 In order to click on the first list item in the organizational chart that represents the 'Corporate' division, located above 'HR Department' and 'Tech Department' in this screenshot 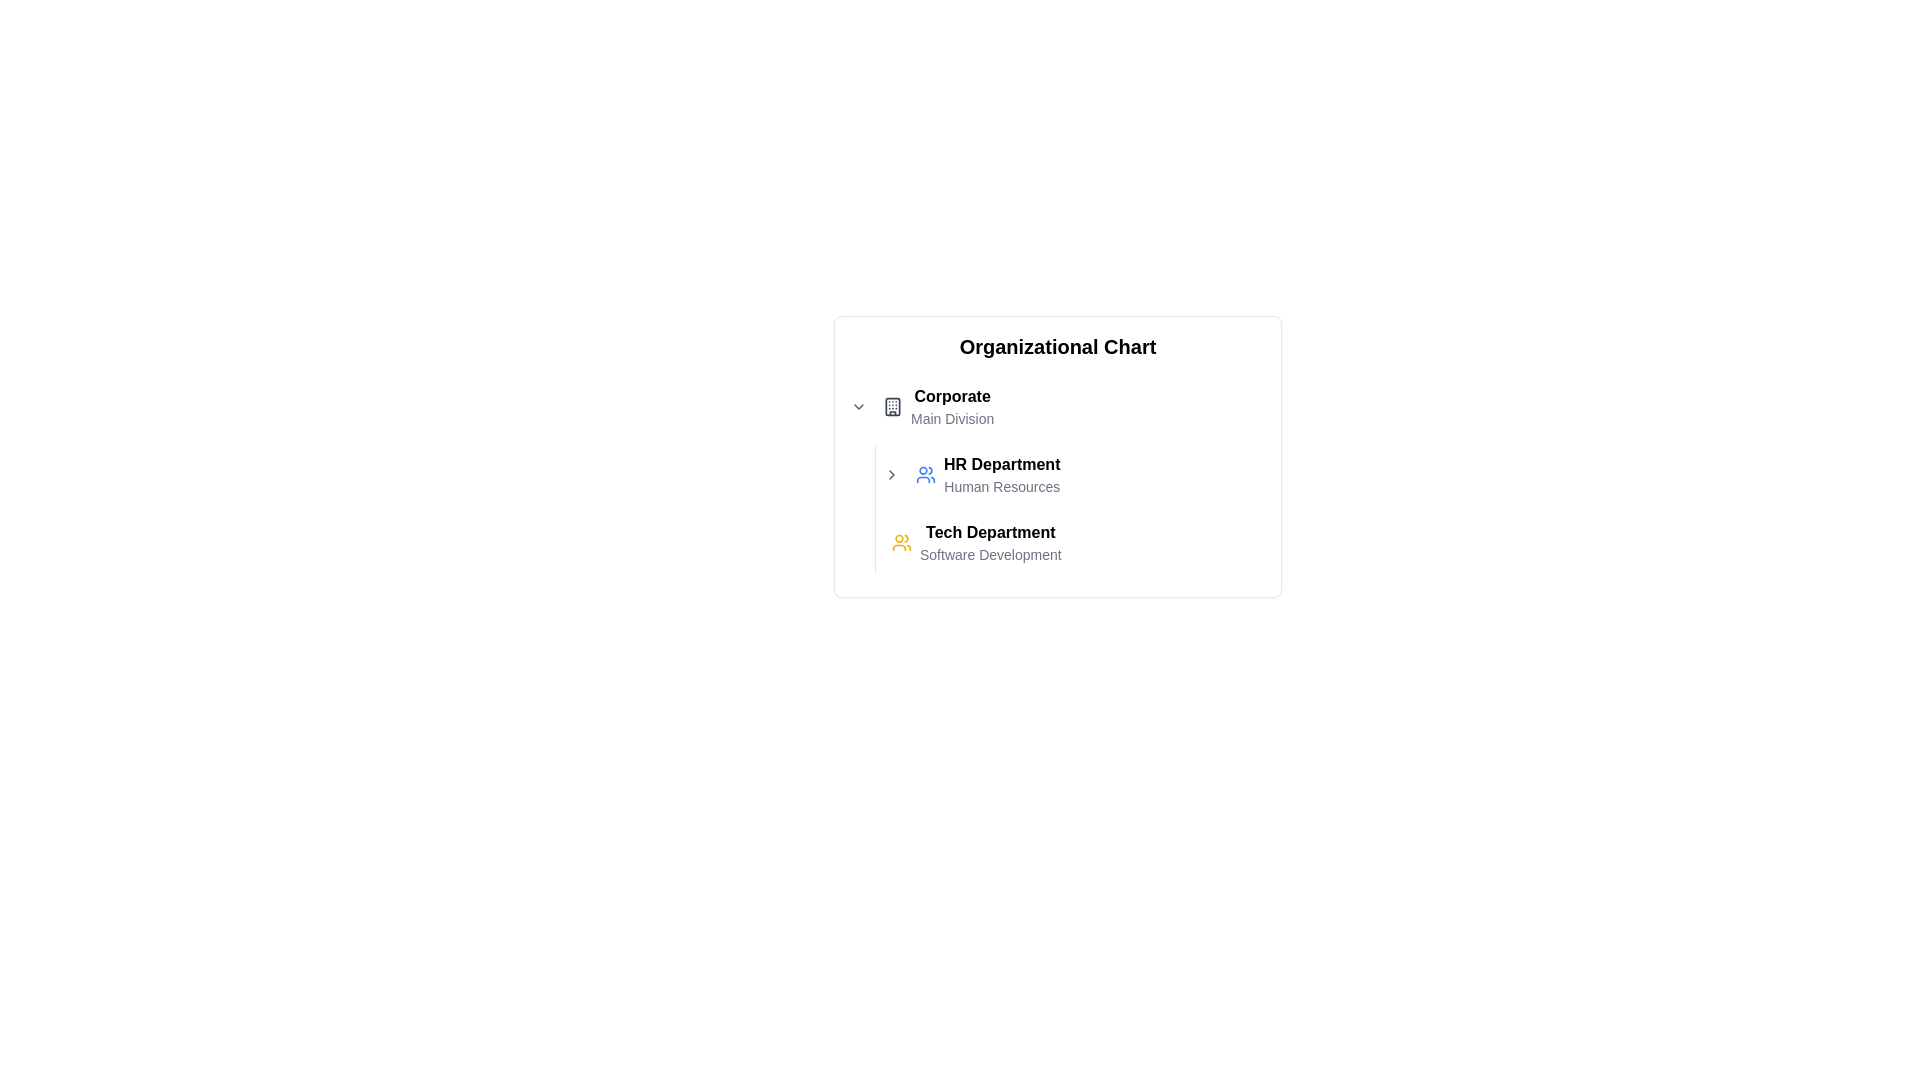, I will do `click(937, 406)`.